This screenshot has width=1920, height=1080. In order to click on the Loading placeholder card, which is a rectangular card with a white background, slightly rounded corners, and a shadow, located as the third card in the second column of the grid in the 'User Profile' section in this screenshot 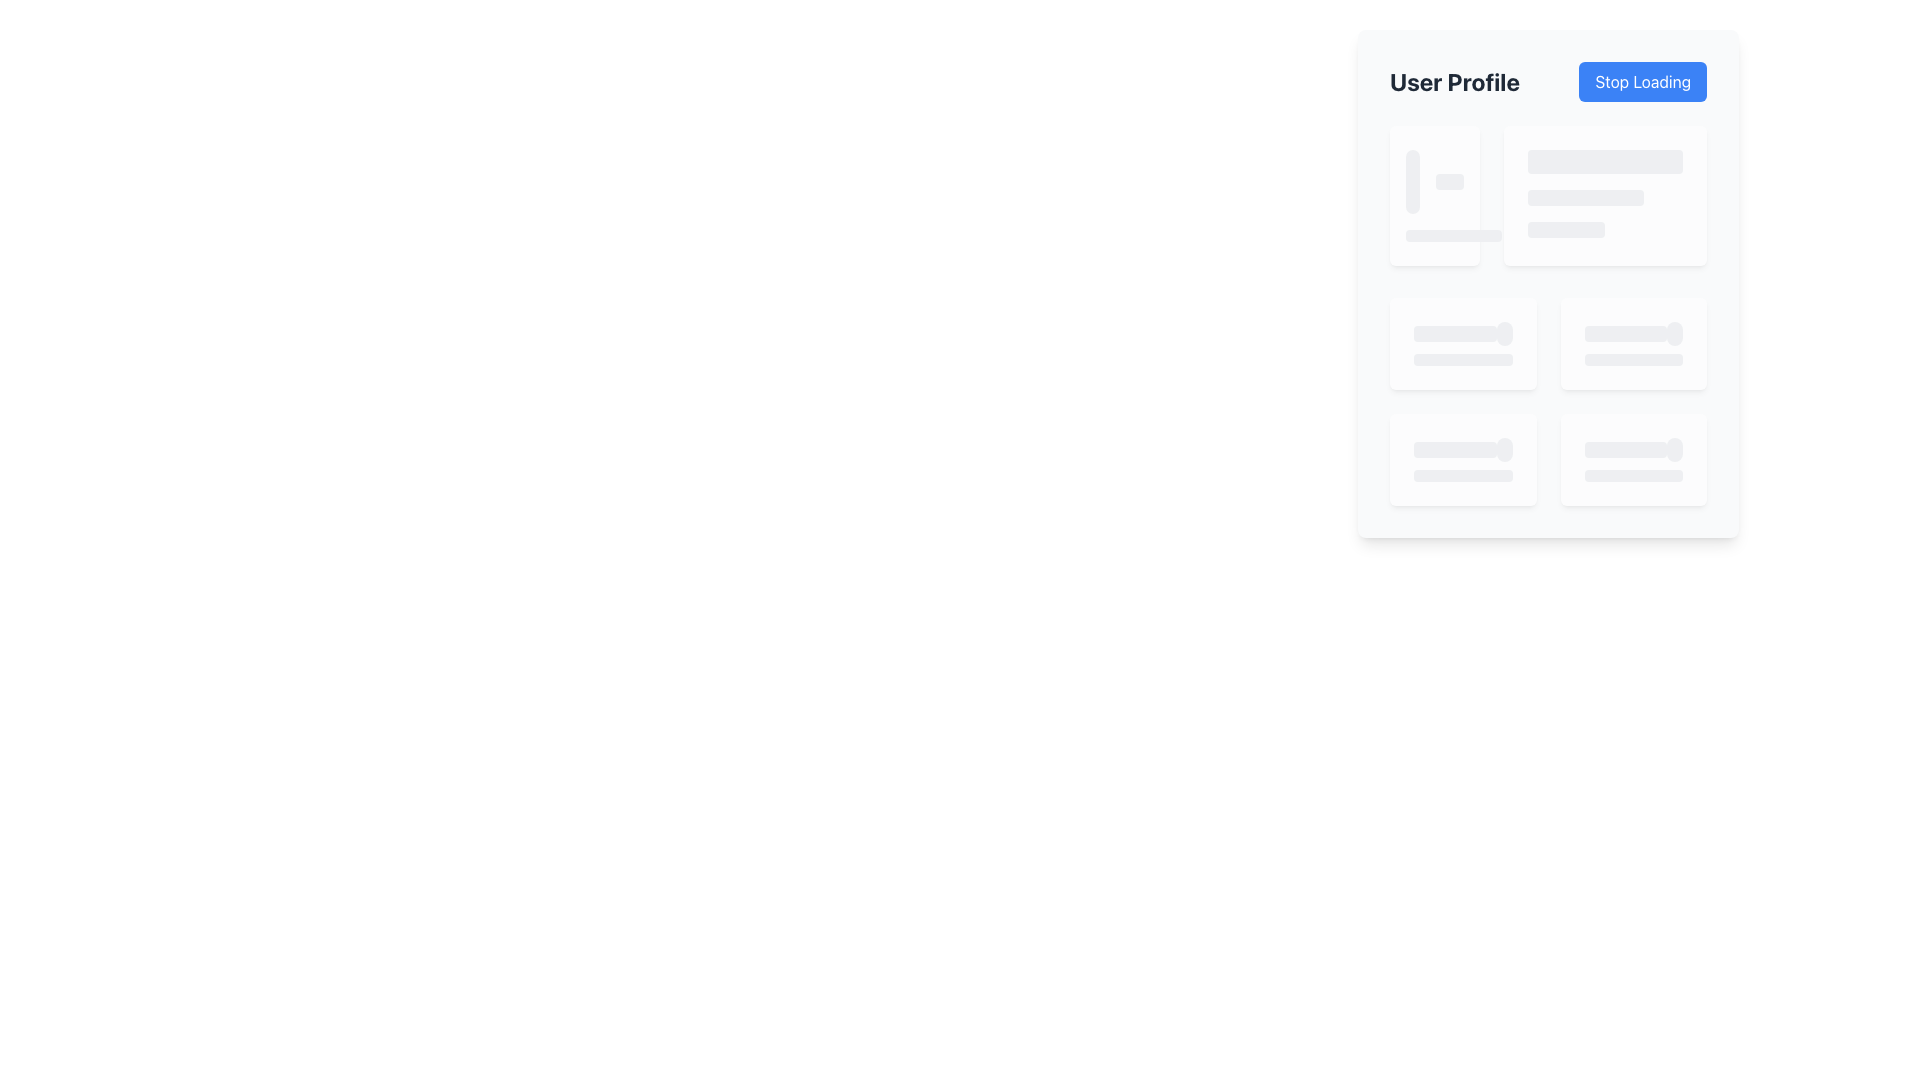, I will do `click(1633, 342)`.